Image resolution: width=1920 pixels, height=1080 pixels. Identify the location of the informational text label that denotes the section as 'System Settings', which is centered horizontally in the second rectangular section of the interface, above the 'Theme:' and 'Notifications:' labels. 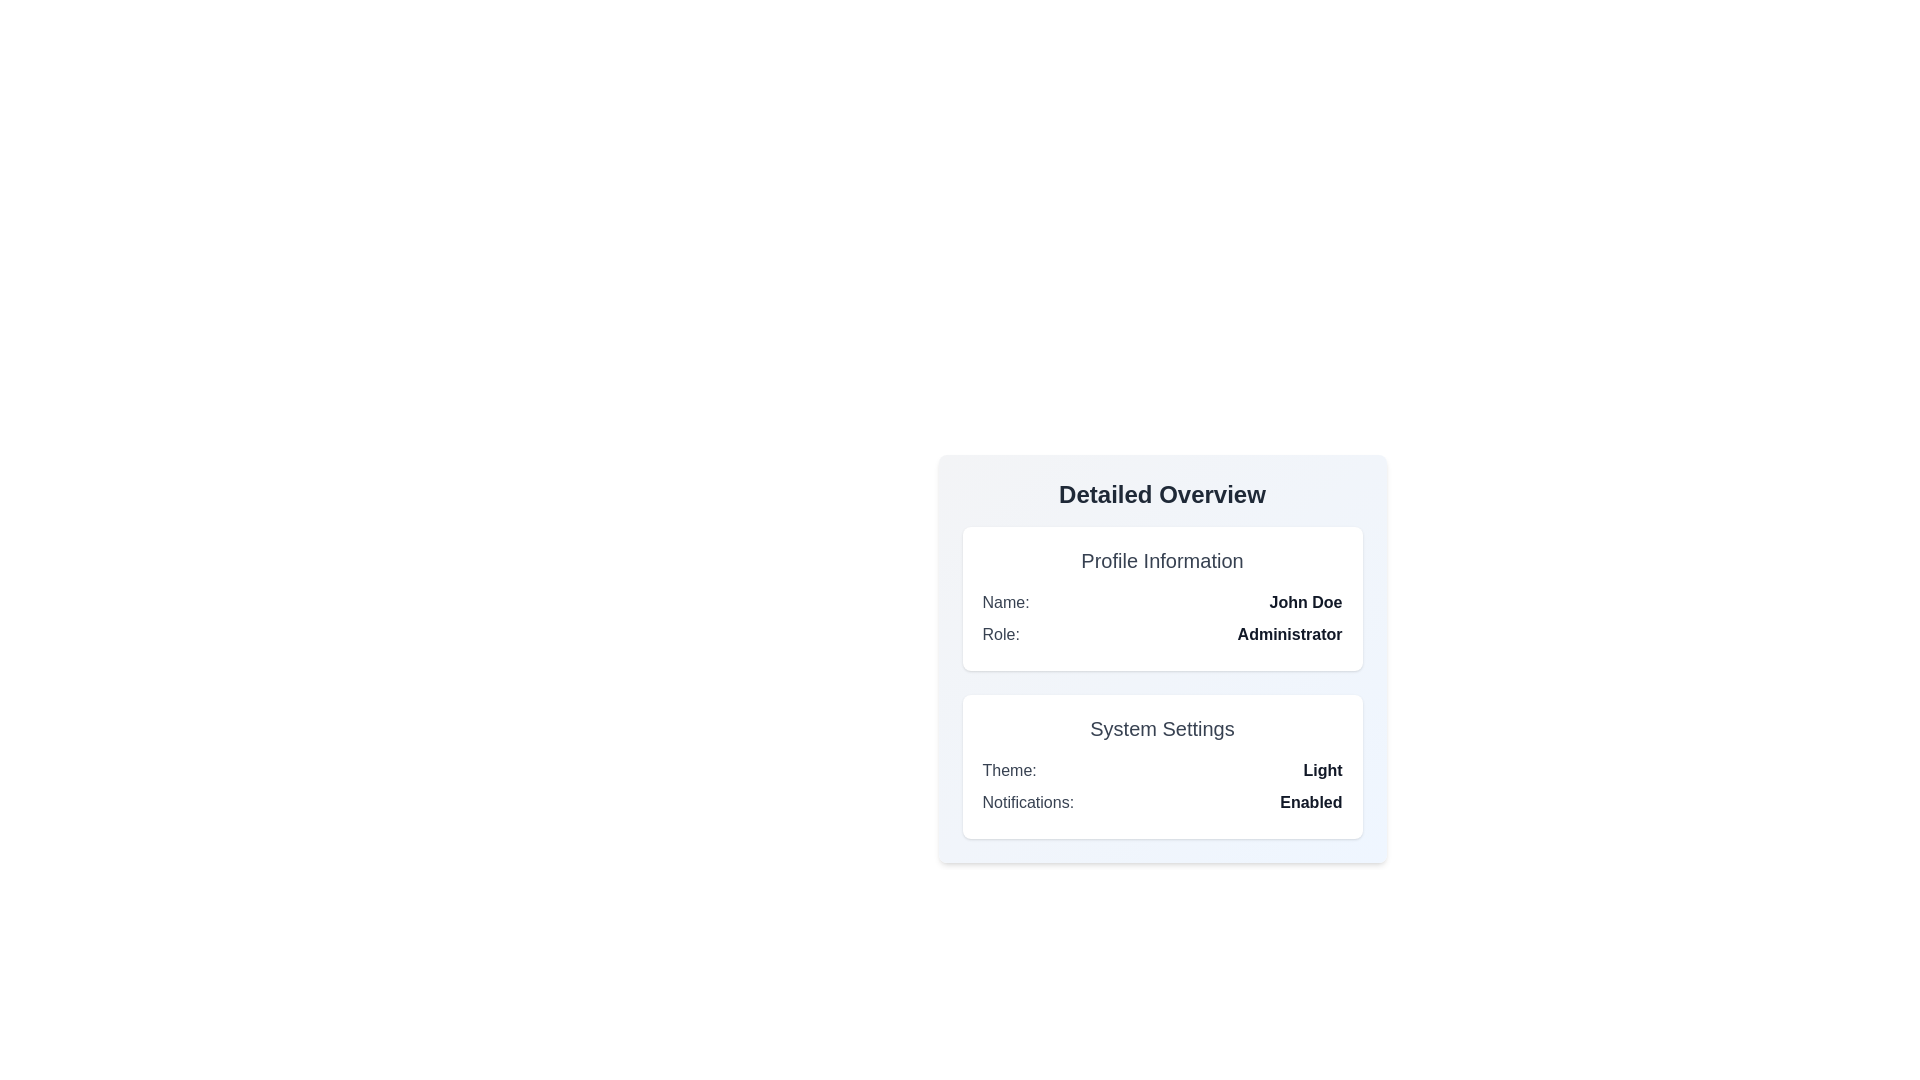
(1162, 729).